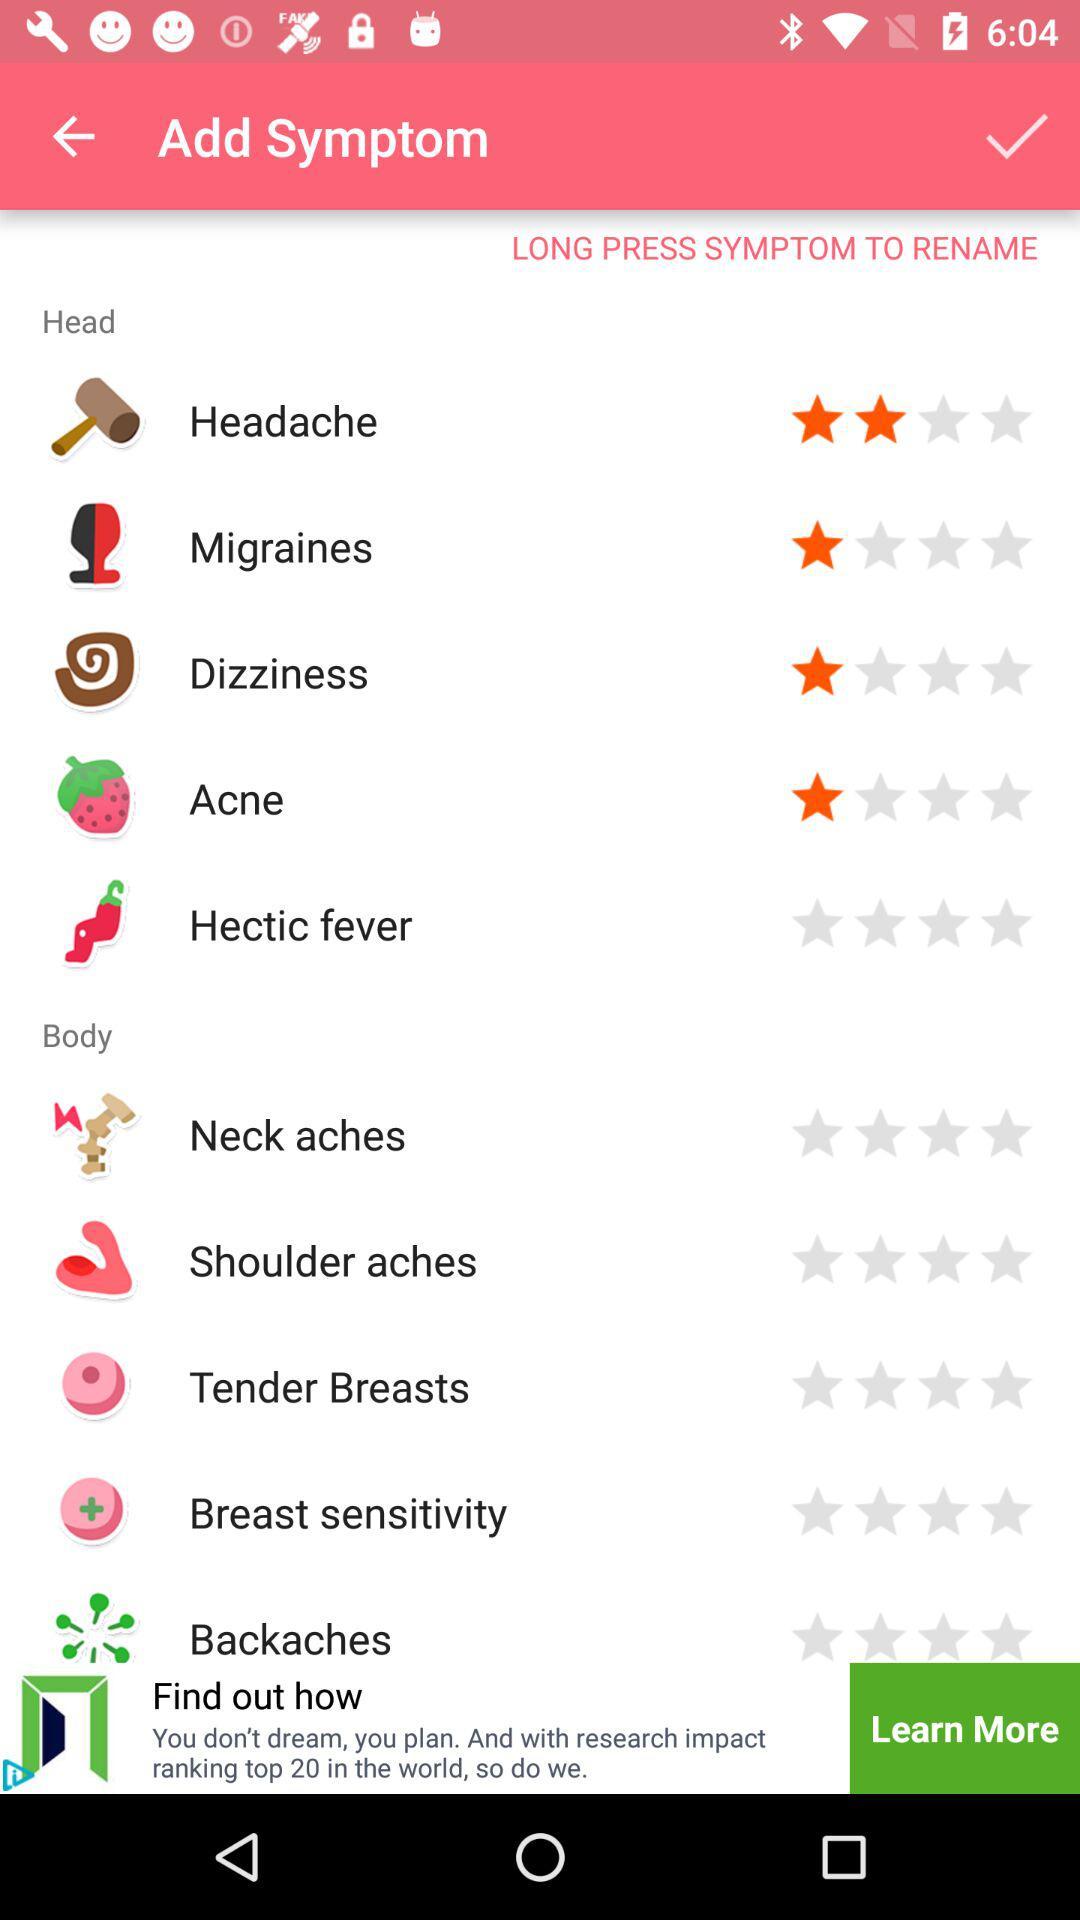 This screenshot has height=1920, width=1080. What do you see at coordinates (943, 1133) in the screenshot?
I see `choose three stars for neck aches option` at bounding box center [943, 1133].